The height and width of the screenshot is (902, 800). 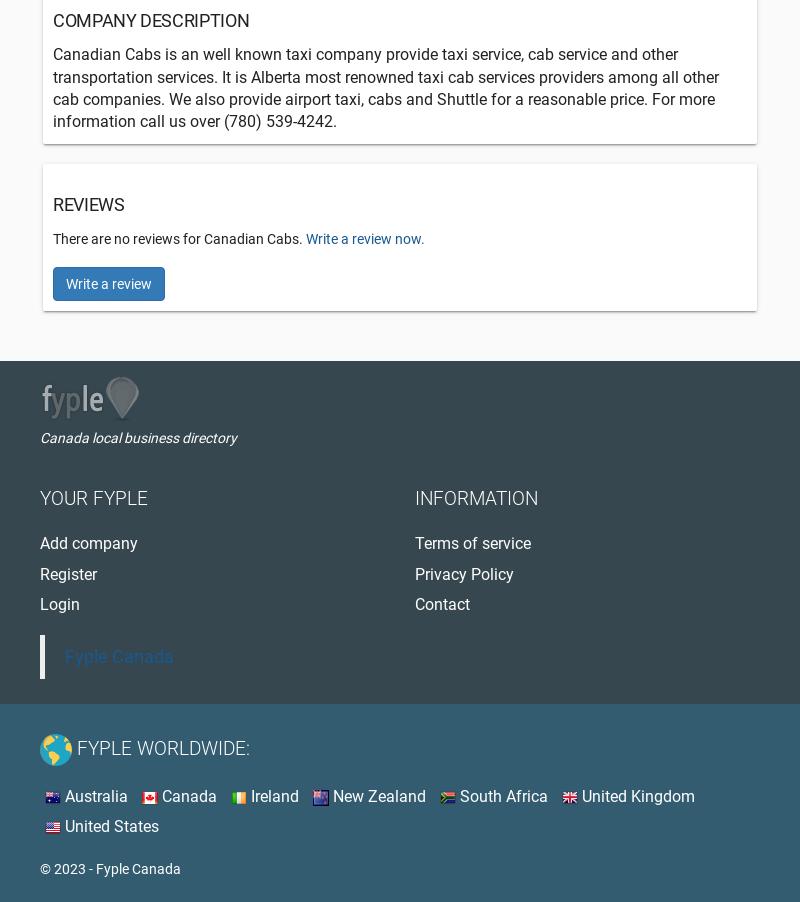 I want to click on 'Company description', so click(x=151, y=20).